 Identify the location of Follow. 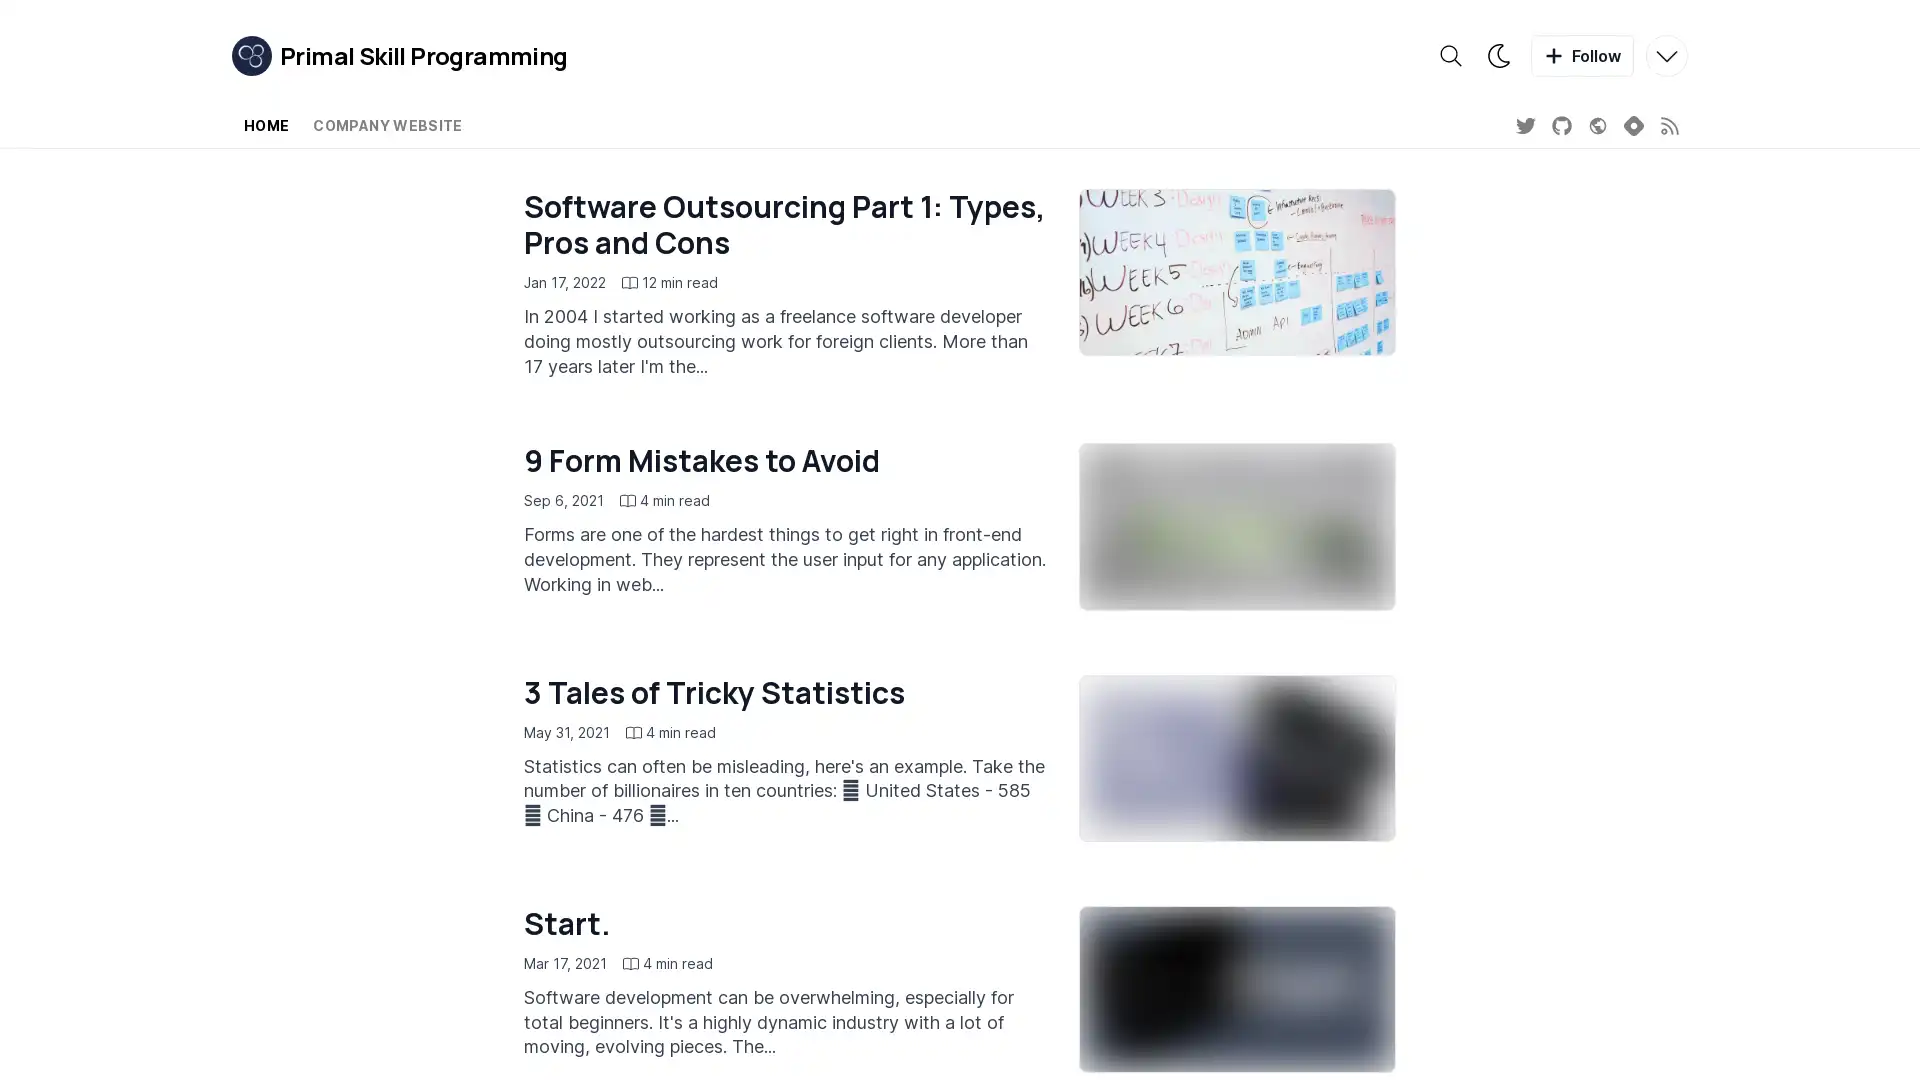
(1581, 55).